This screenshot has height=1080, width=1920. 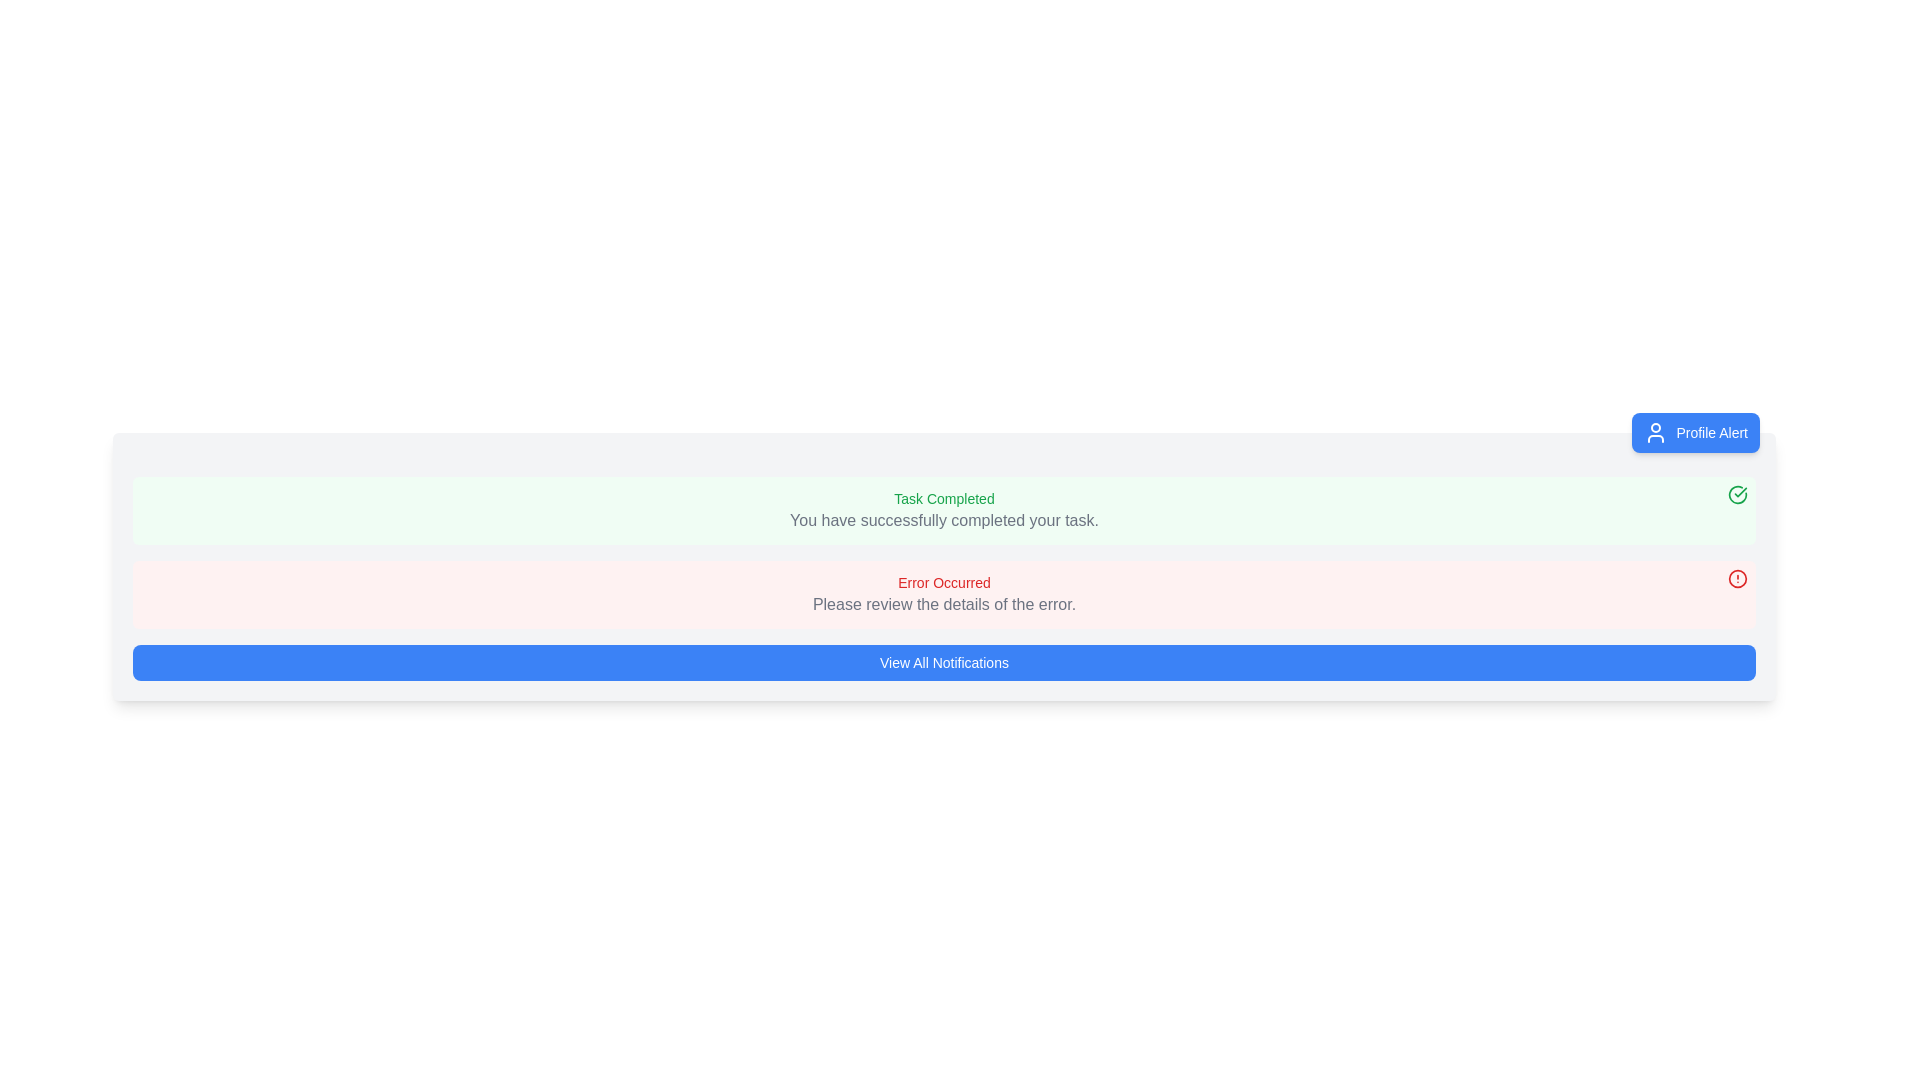 I want to click on the alert icon located at the top-right corner of the notification box indicating an error message, so click(x=1736, y=578).